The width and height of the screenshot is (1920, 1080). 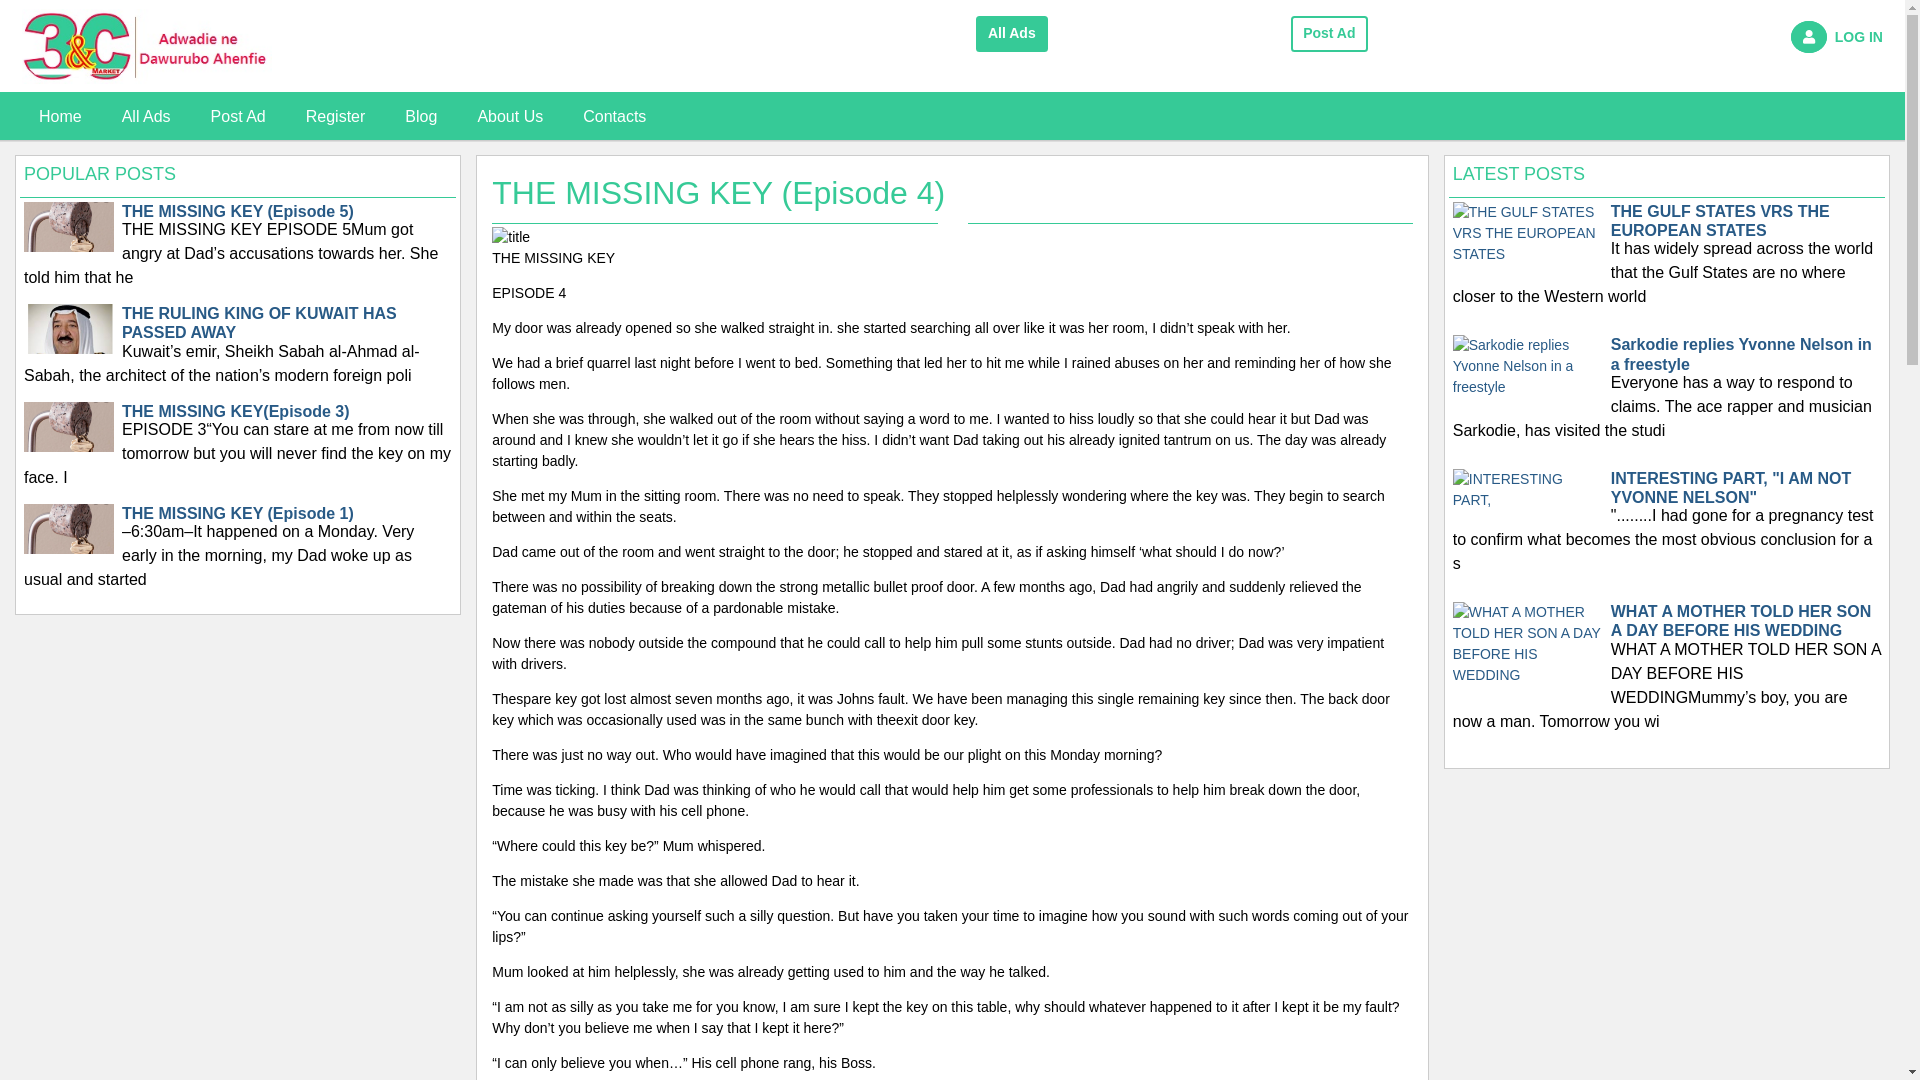 What do you see at coordinates (68, 348) in the screenshot?
I see `'THE RULING KING OF KUWAIT HAS PASSED AWAY'` at bounding box center [68, 348].